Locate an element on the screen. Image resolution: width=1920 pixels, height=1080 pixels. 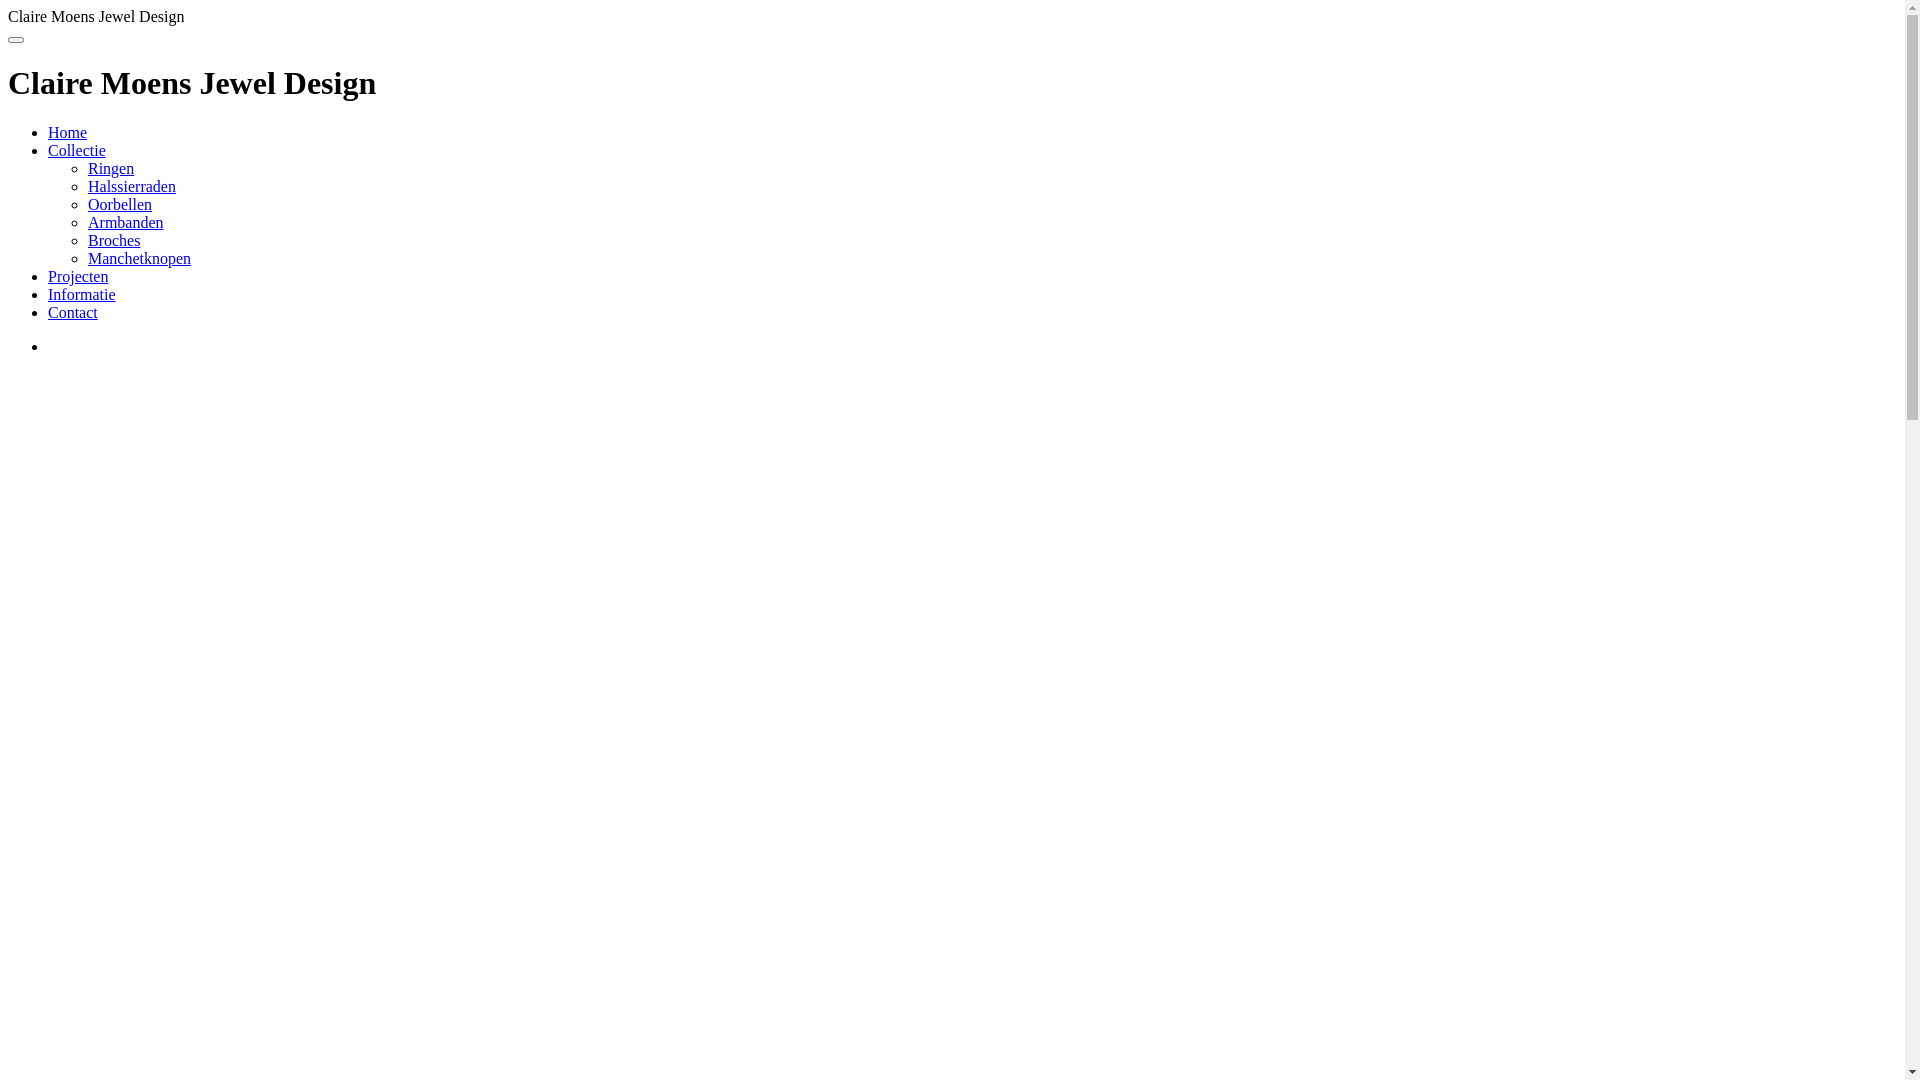
'Ringen' is located at coordinates (86, 167).